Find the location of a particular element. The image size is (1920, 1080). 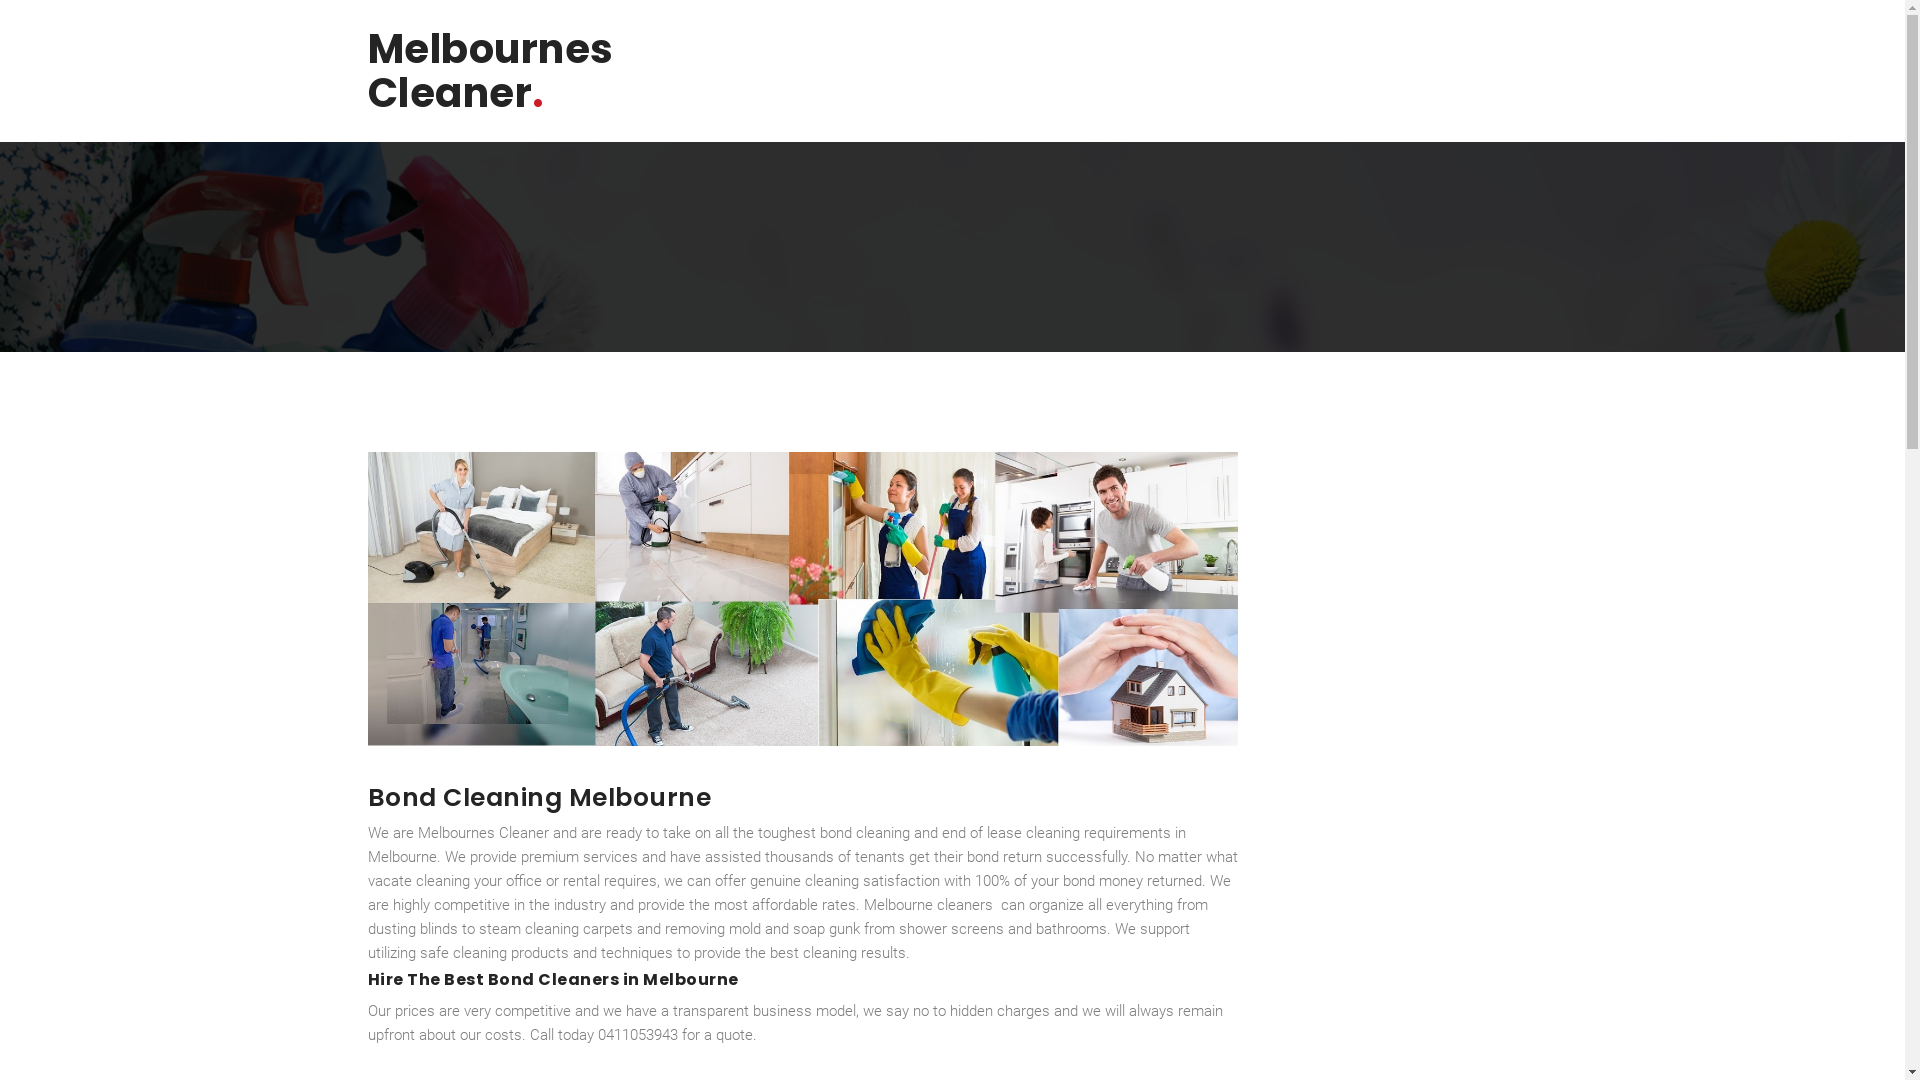

'Melbournes Cleaner.' is located at coordinates (490, 69).